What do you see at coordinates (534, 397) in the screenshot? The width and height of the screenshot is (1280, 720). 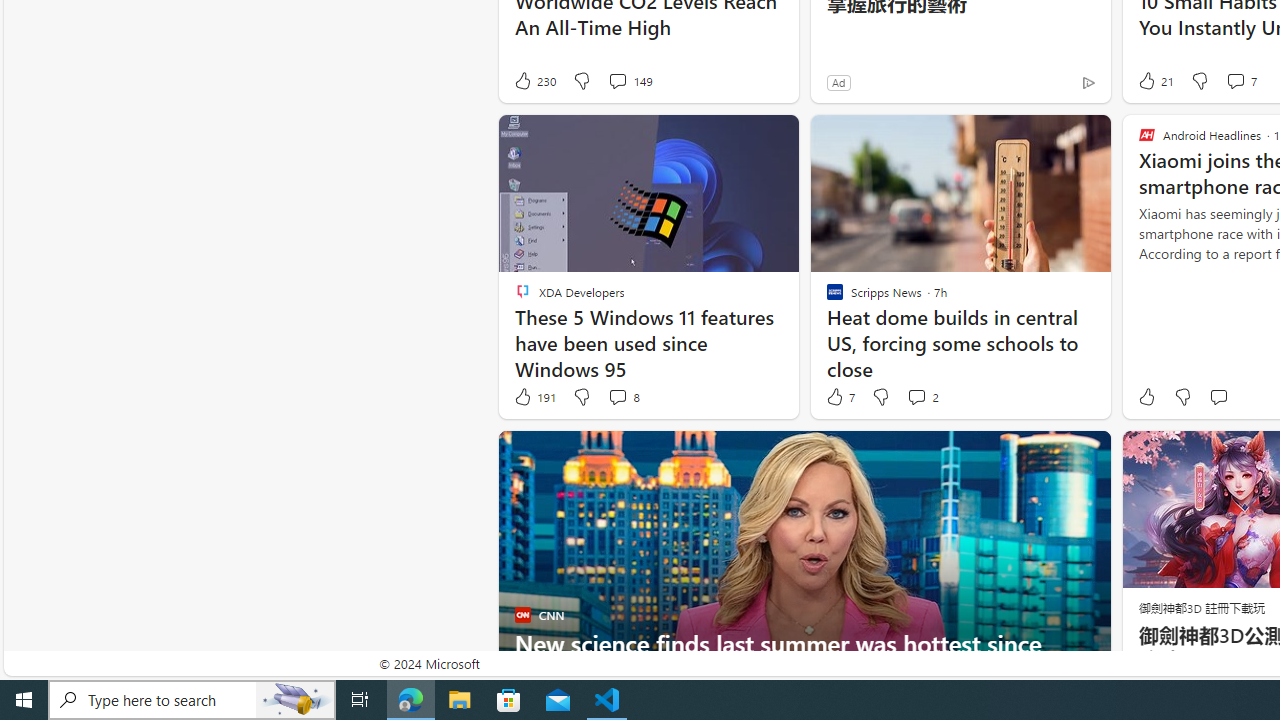 I see `'191 Like'` at bounding box center [534, 397].